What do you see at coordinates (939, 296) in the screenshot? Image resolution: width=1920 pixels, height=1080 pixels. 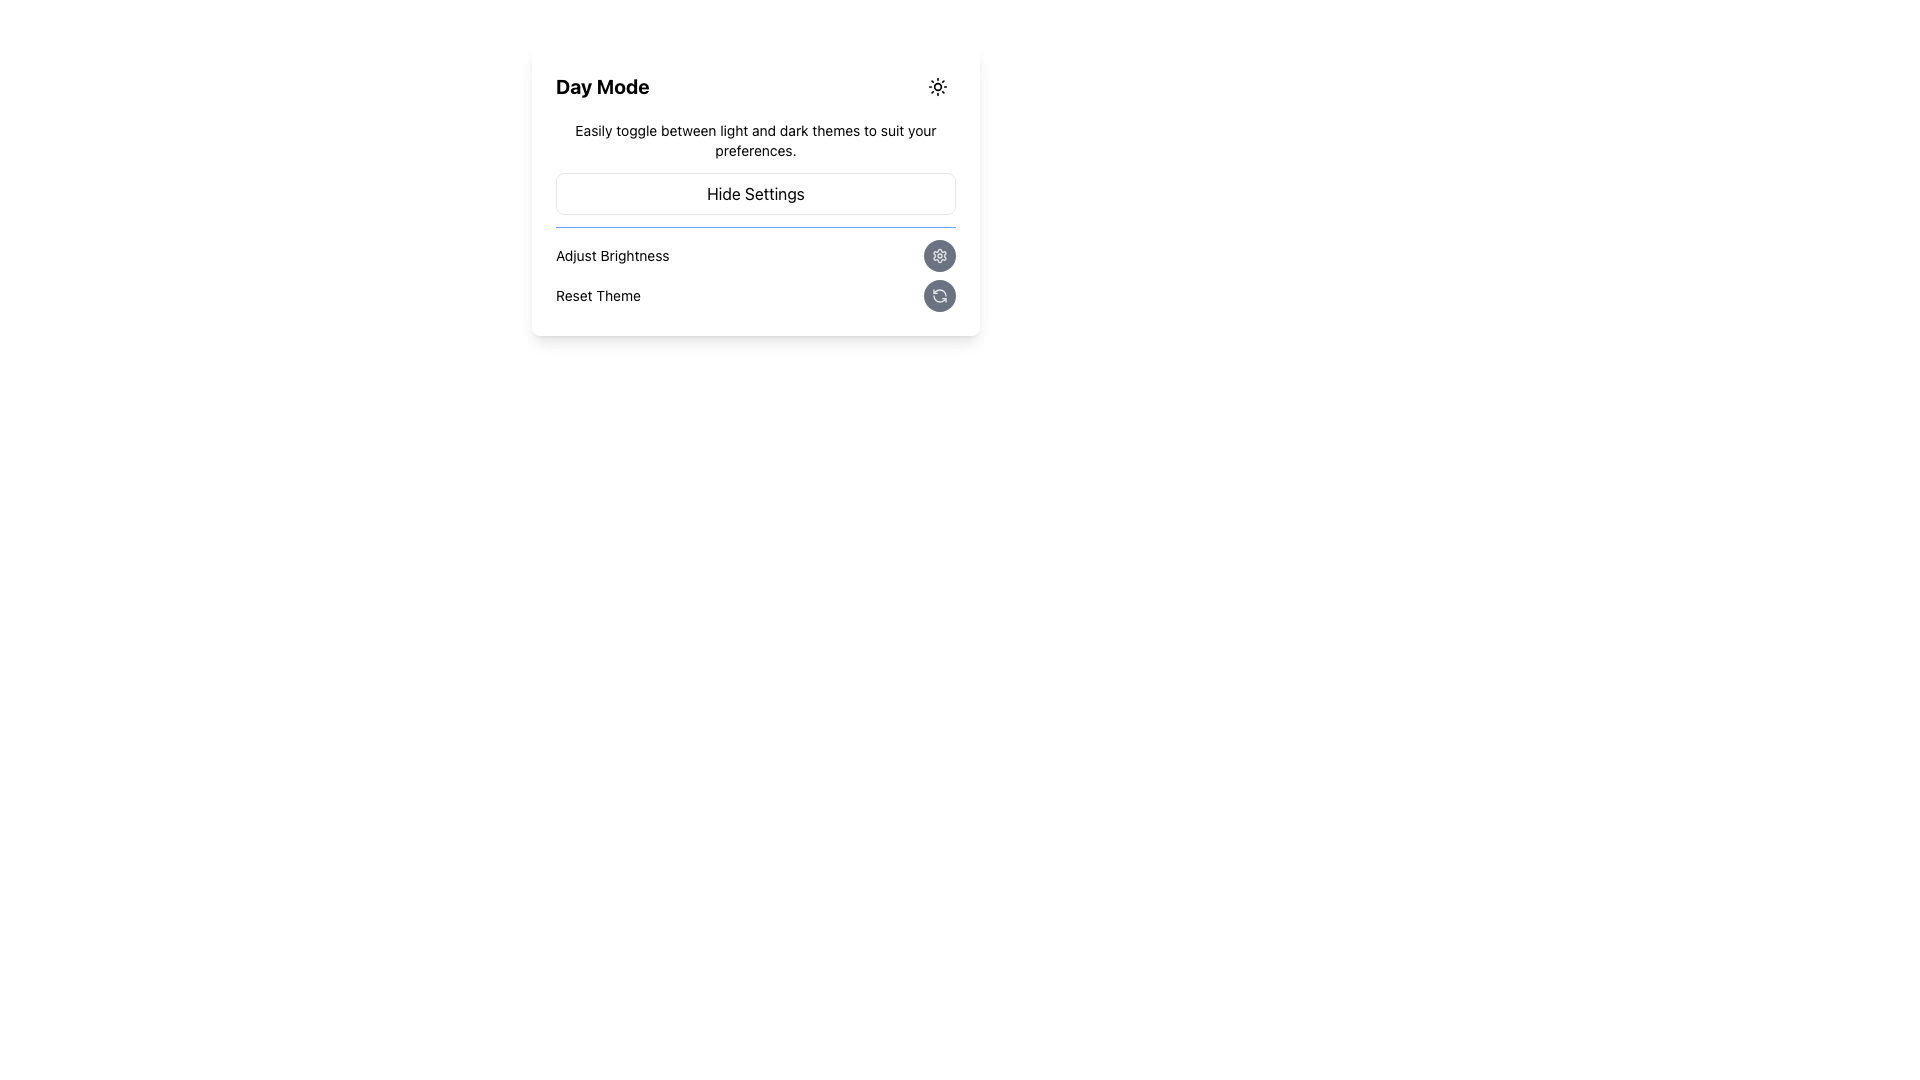 I see `the refresh icon with a circular arrow design located in the settings section` at bounding box center [939, 296].